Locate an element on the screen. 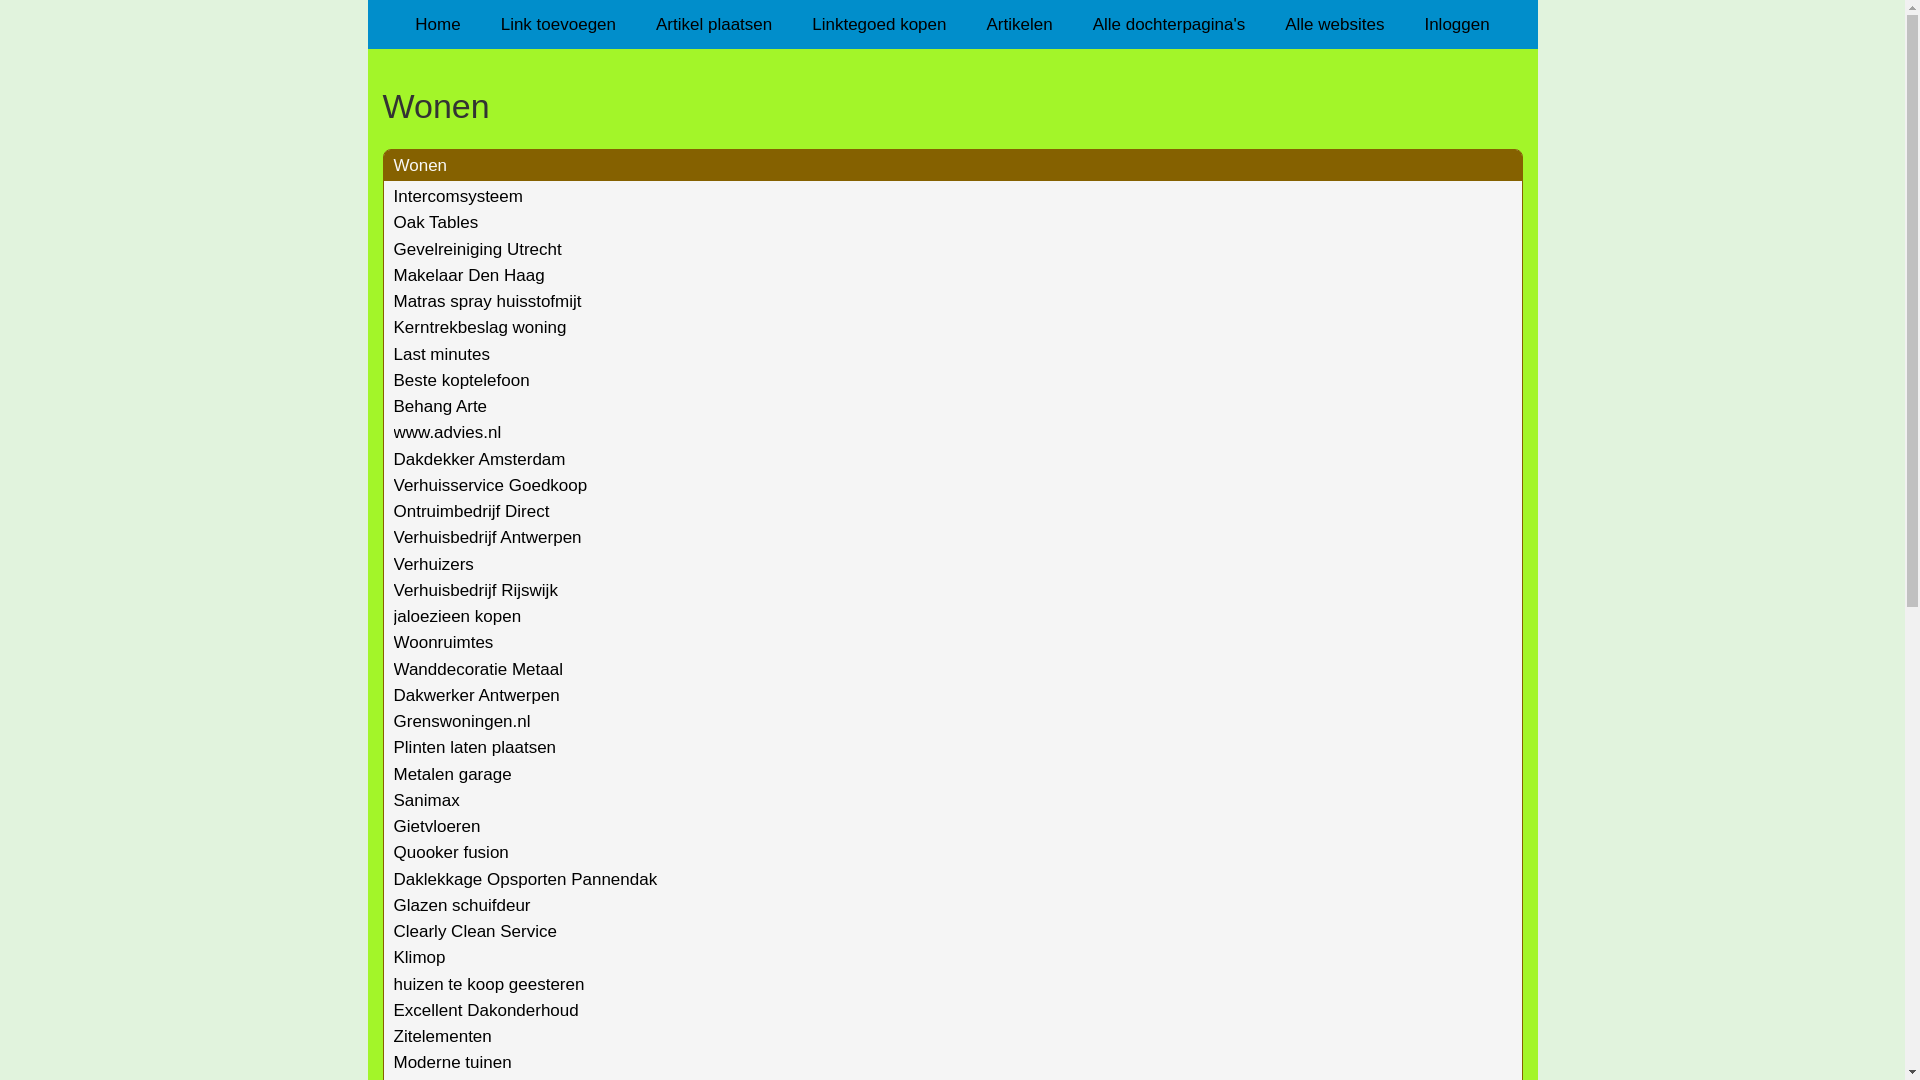 This screenshot has height=1080, width=1920. 'Artikelen' is located at coordinates (965, 24).